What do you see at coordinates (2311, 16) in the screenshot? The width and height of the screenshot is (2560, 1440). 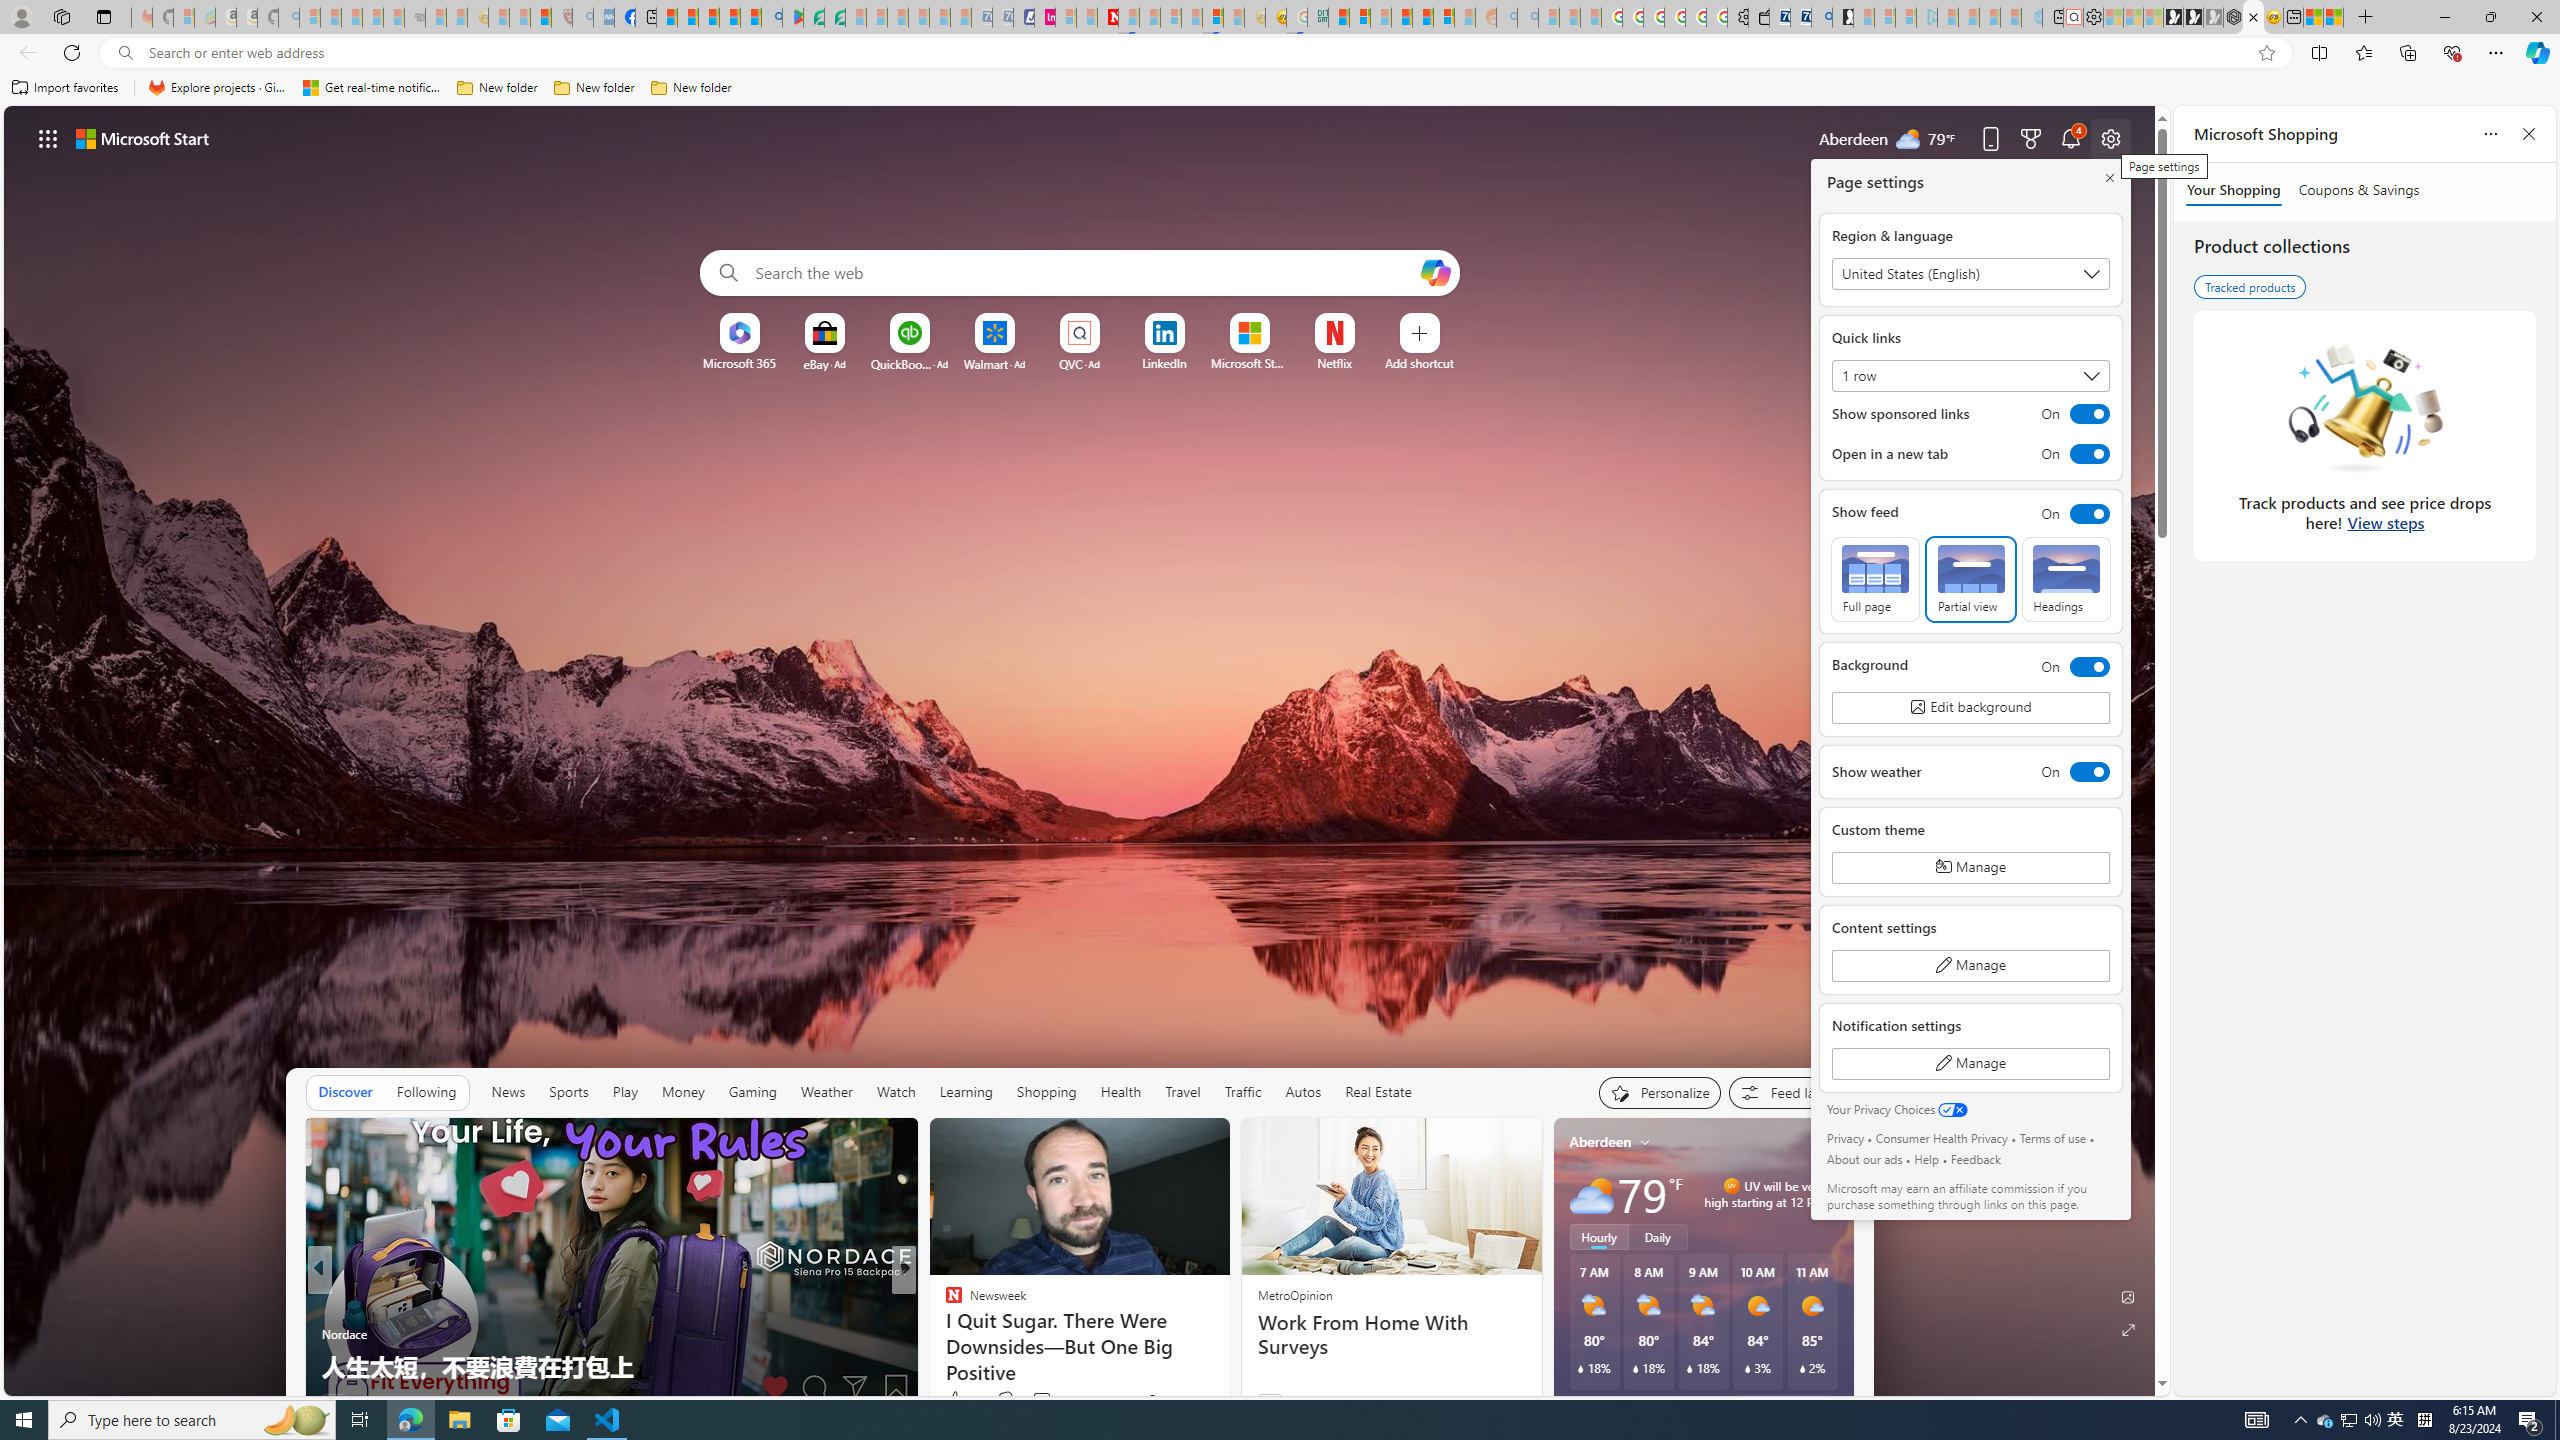 I see `'Wildlife - MSN'` at bounding box center [2311, 16].